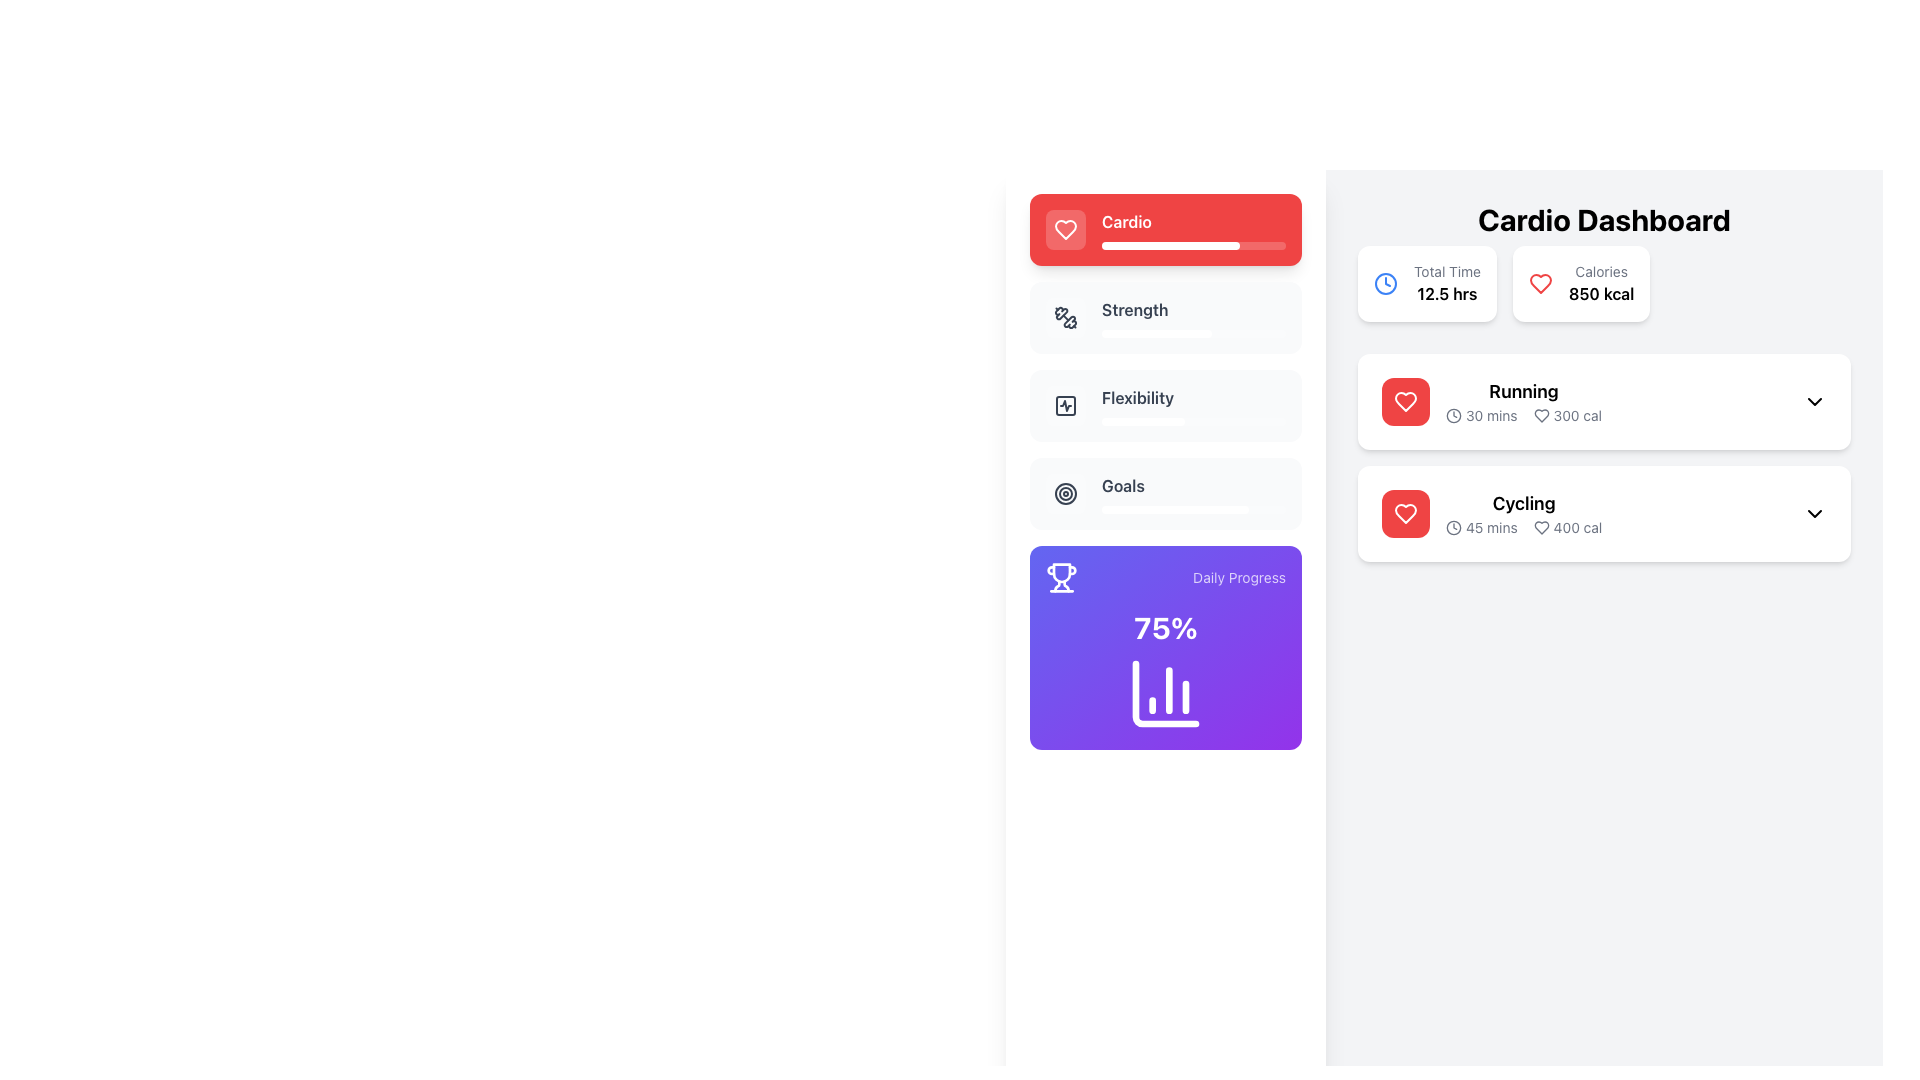 Image resolution: width=1920 pixels, height=1080 pixels. I want to click on the time indicator icon located within the 'Running' card, positioned before the text '30 mins', so click(1454, 415).